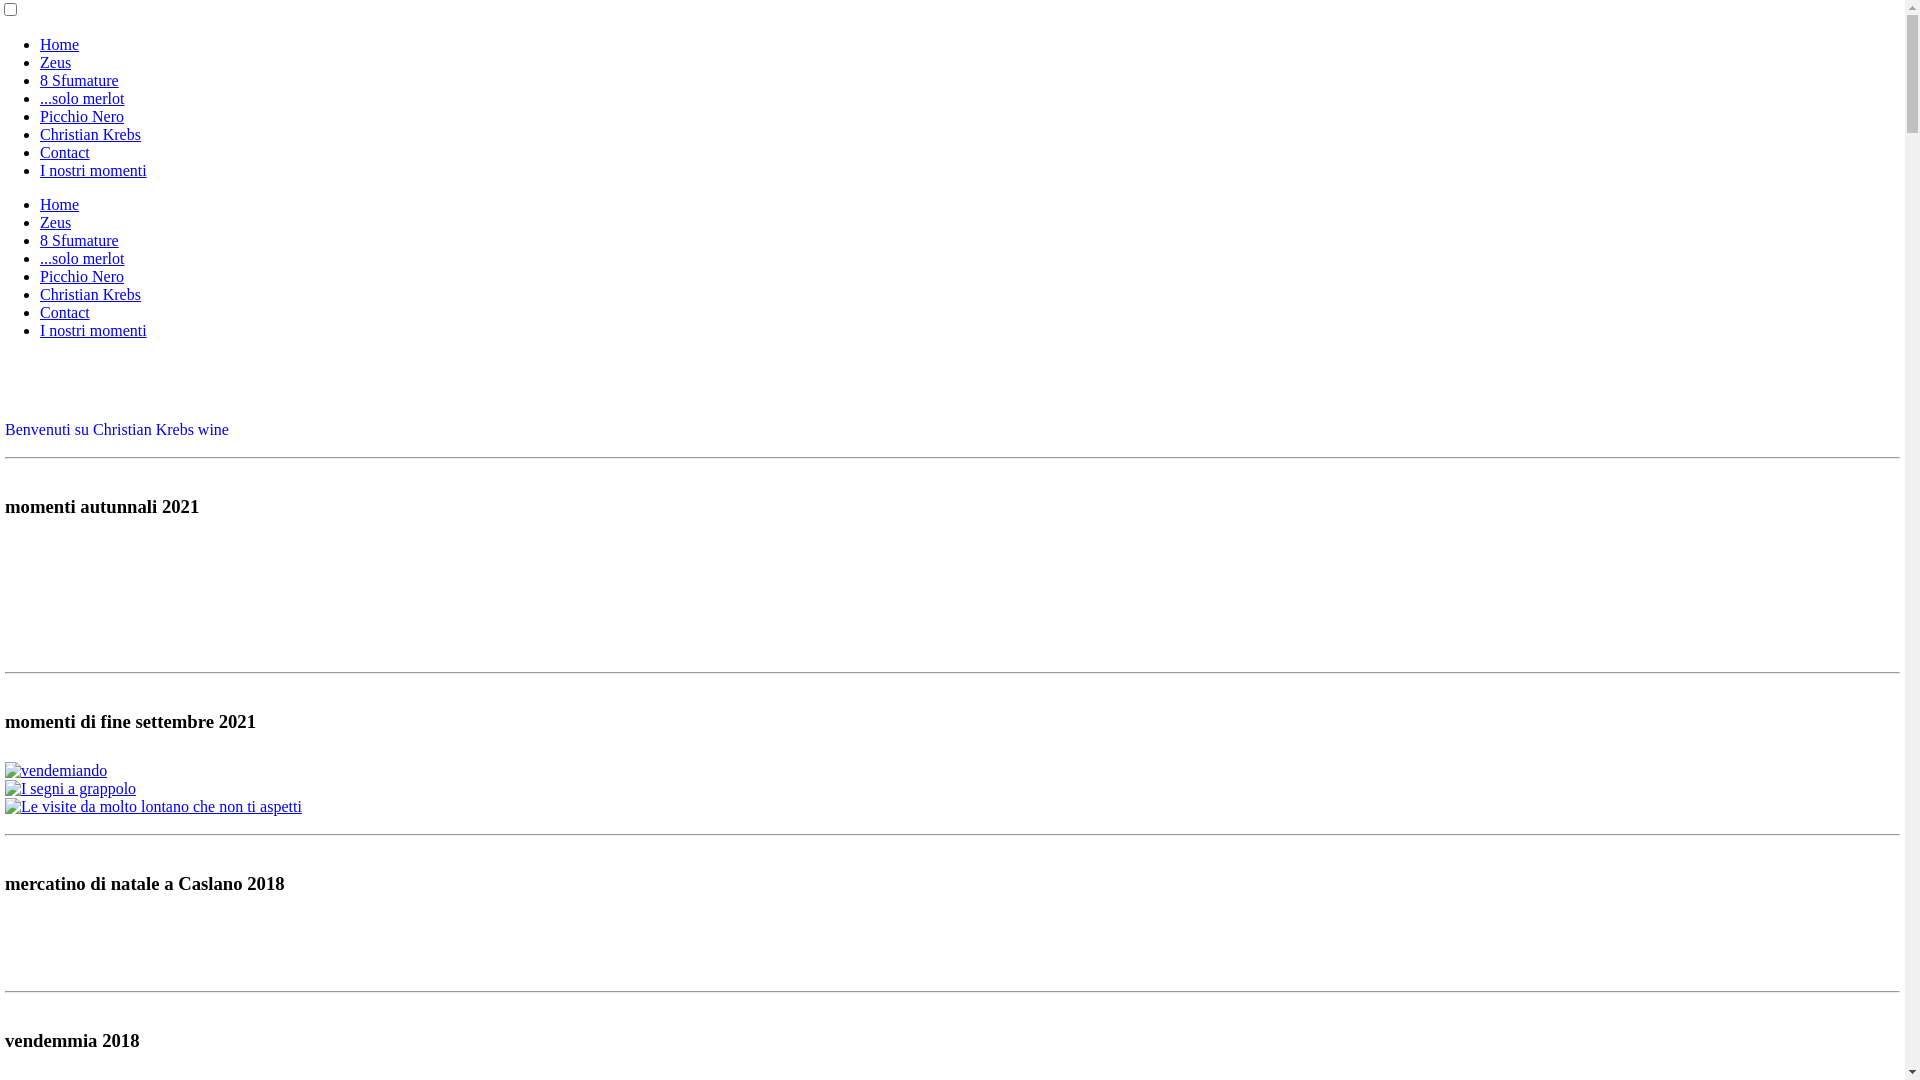 This screenshot has height=1080, width=1920. What do you see at coordinates (55, 222) in the screenshot?
I see `'Zeus'` at bounding box center [55, 222].